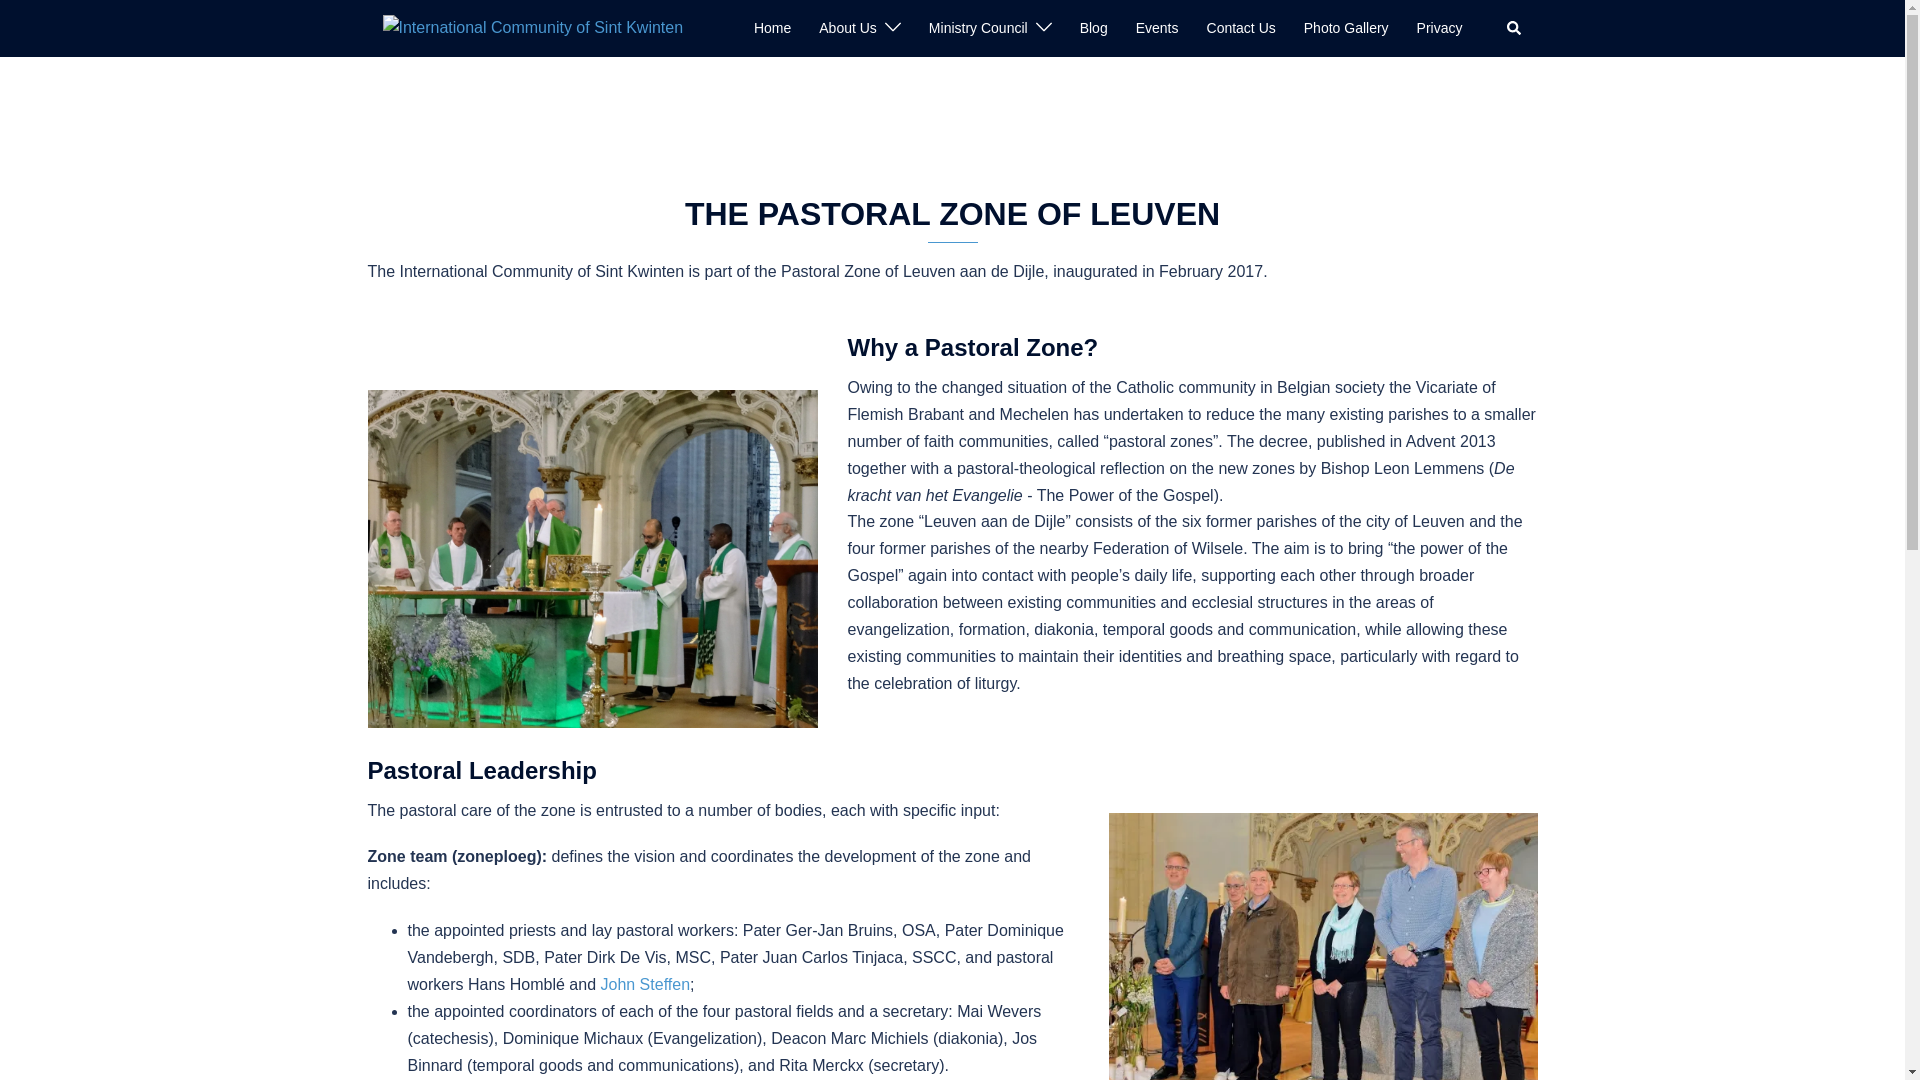  I want to click on 'Events', so click(1157, 29).